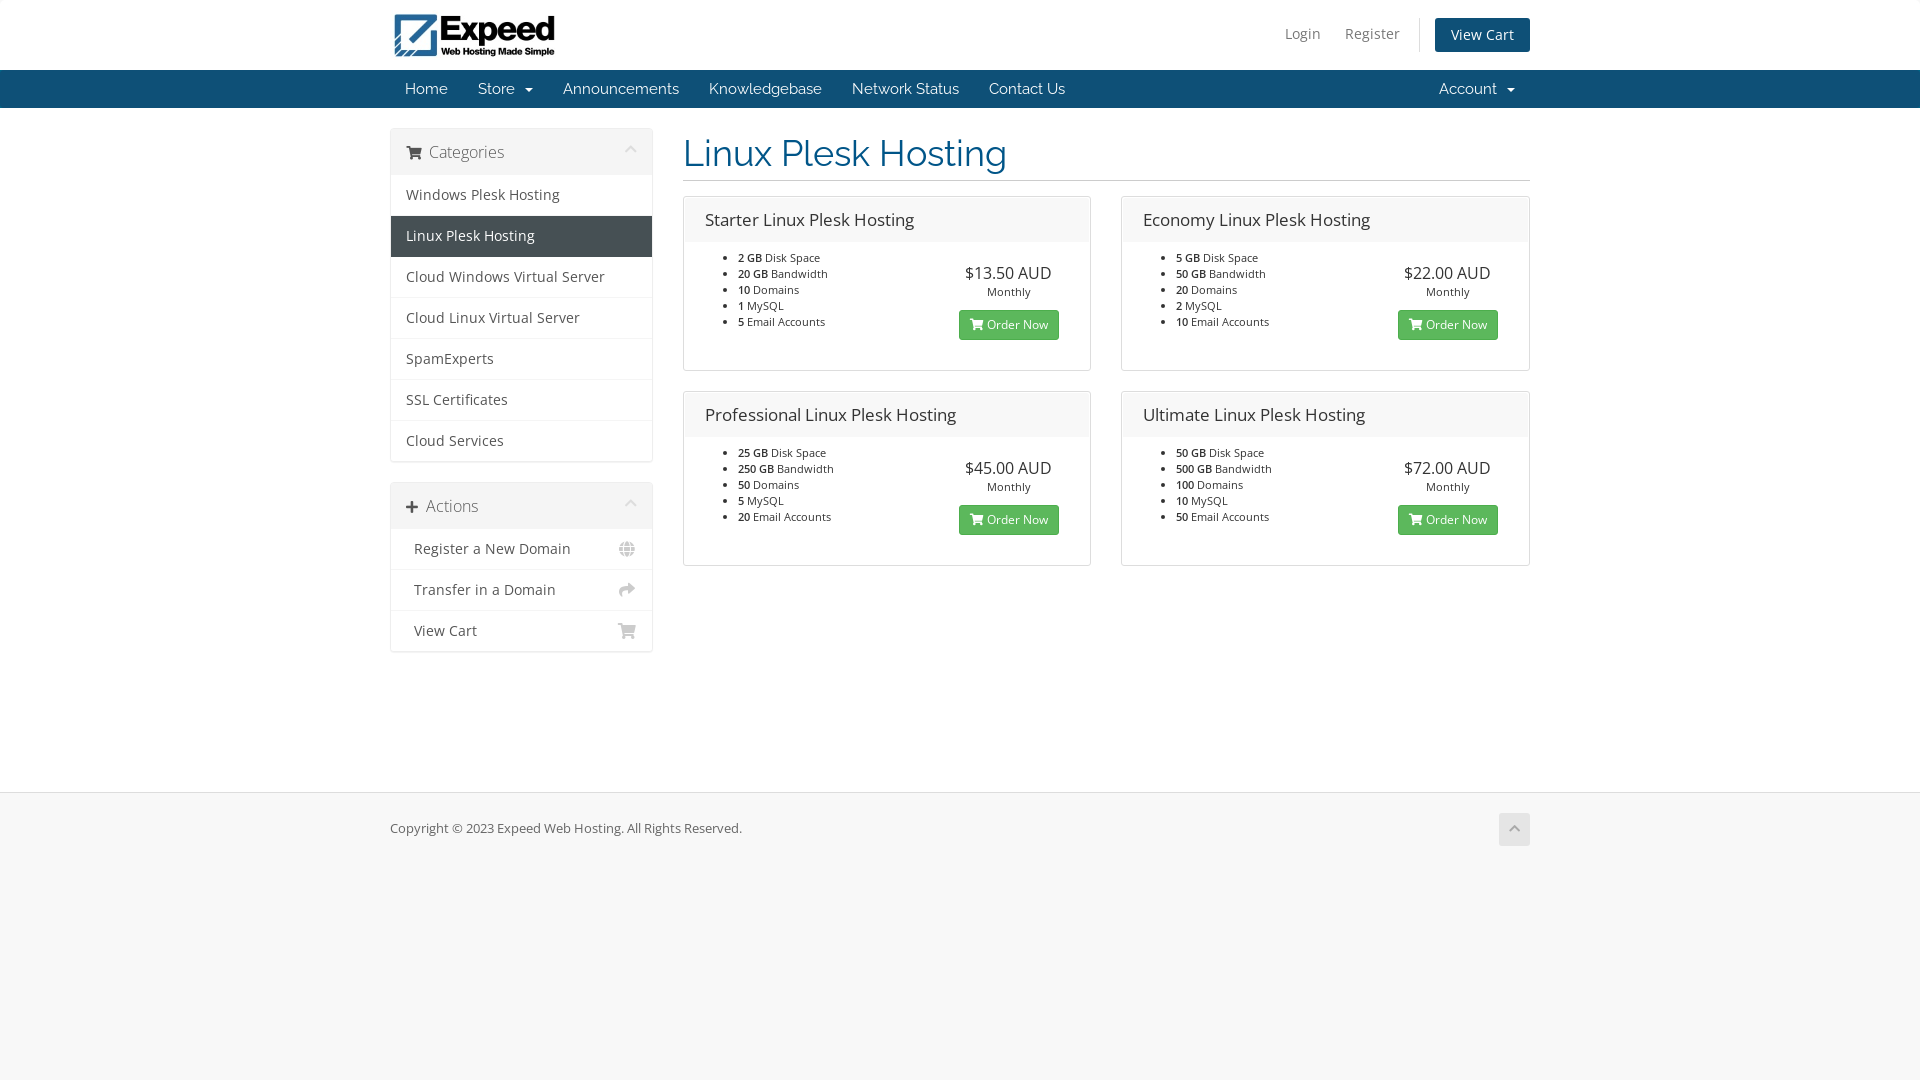 The width and height of the screenshot is (1920, 1080). Describe the element at coordinates (974, 87) in the screenshot. I see `'Contact Us'` at that location.